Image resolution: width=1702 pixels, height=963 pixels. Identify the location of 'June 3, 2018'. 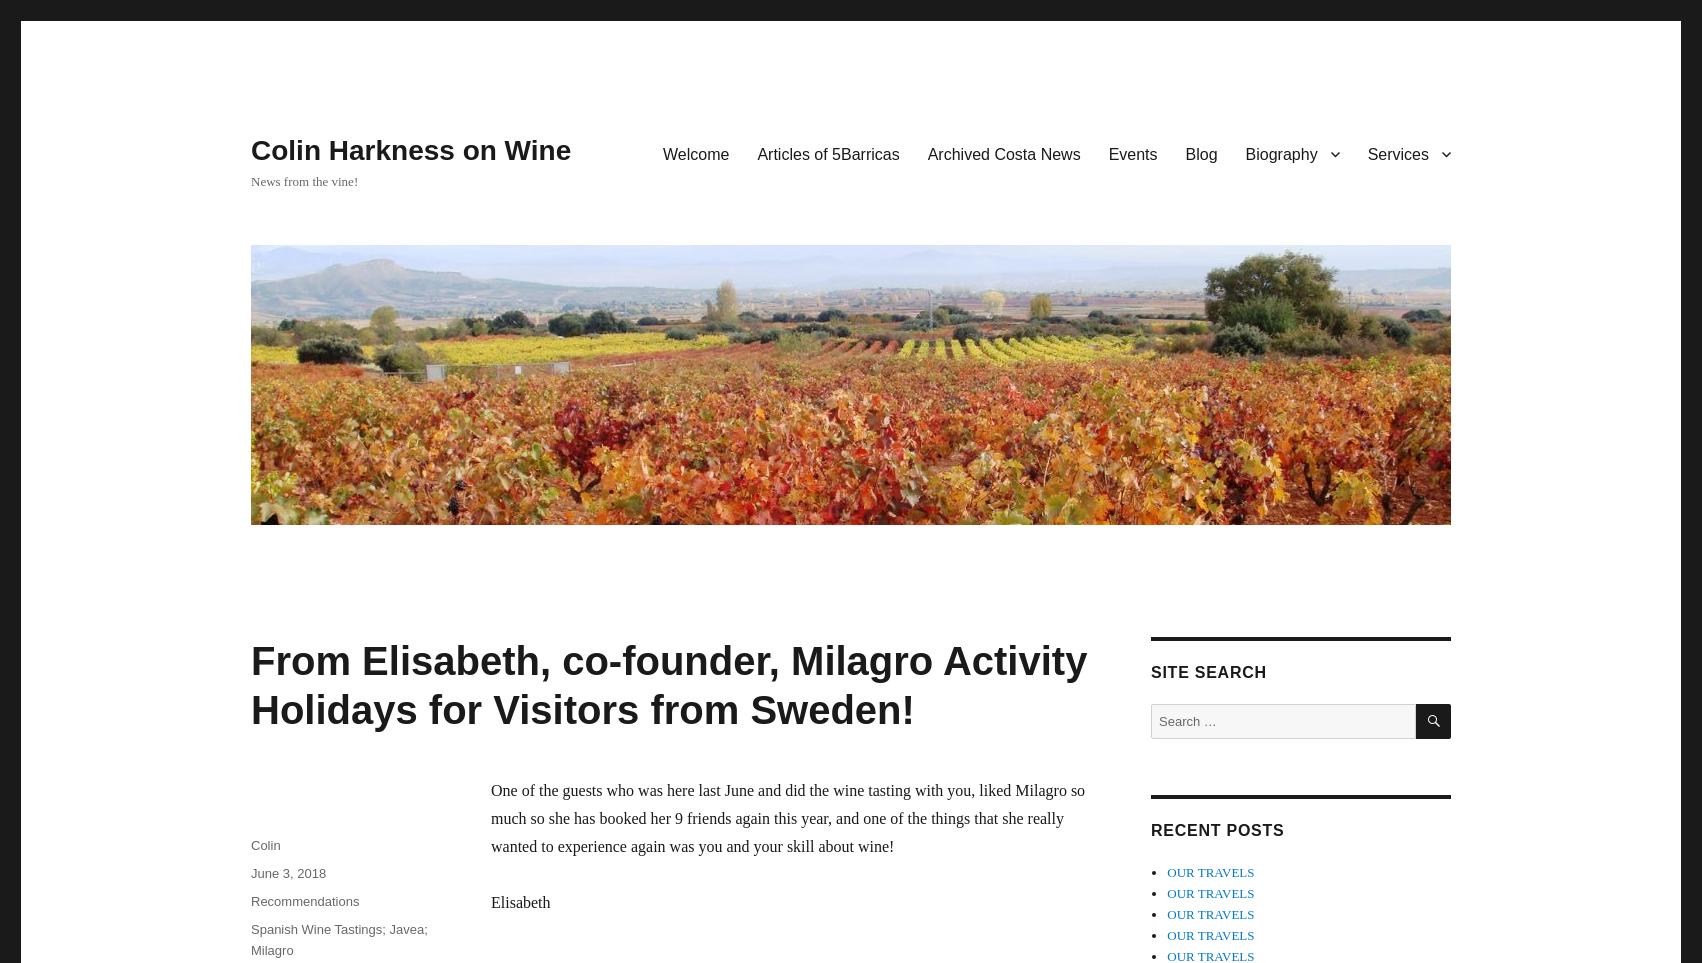
(288, 873).